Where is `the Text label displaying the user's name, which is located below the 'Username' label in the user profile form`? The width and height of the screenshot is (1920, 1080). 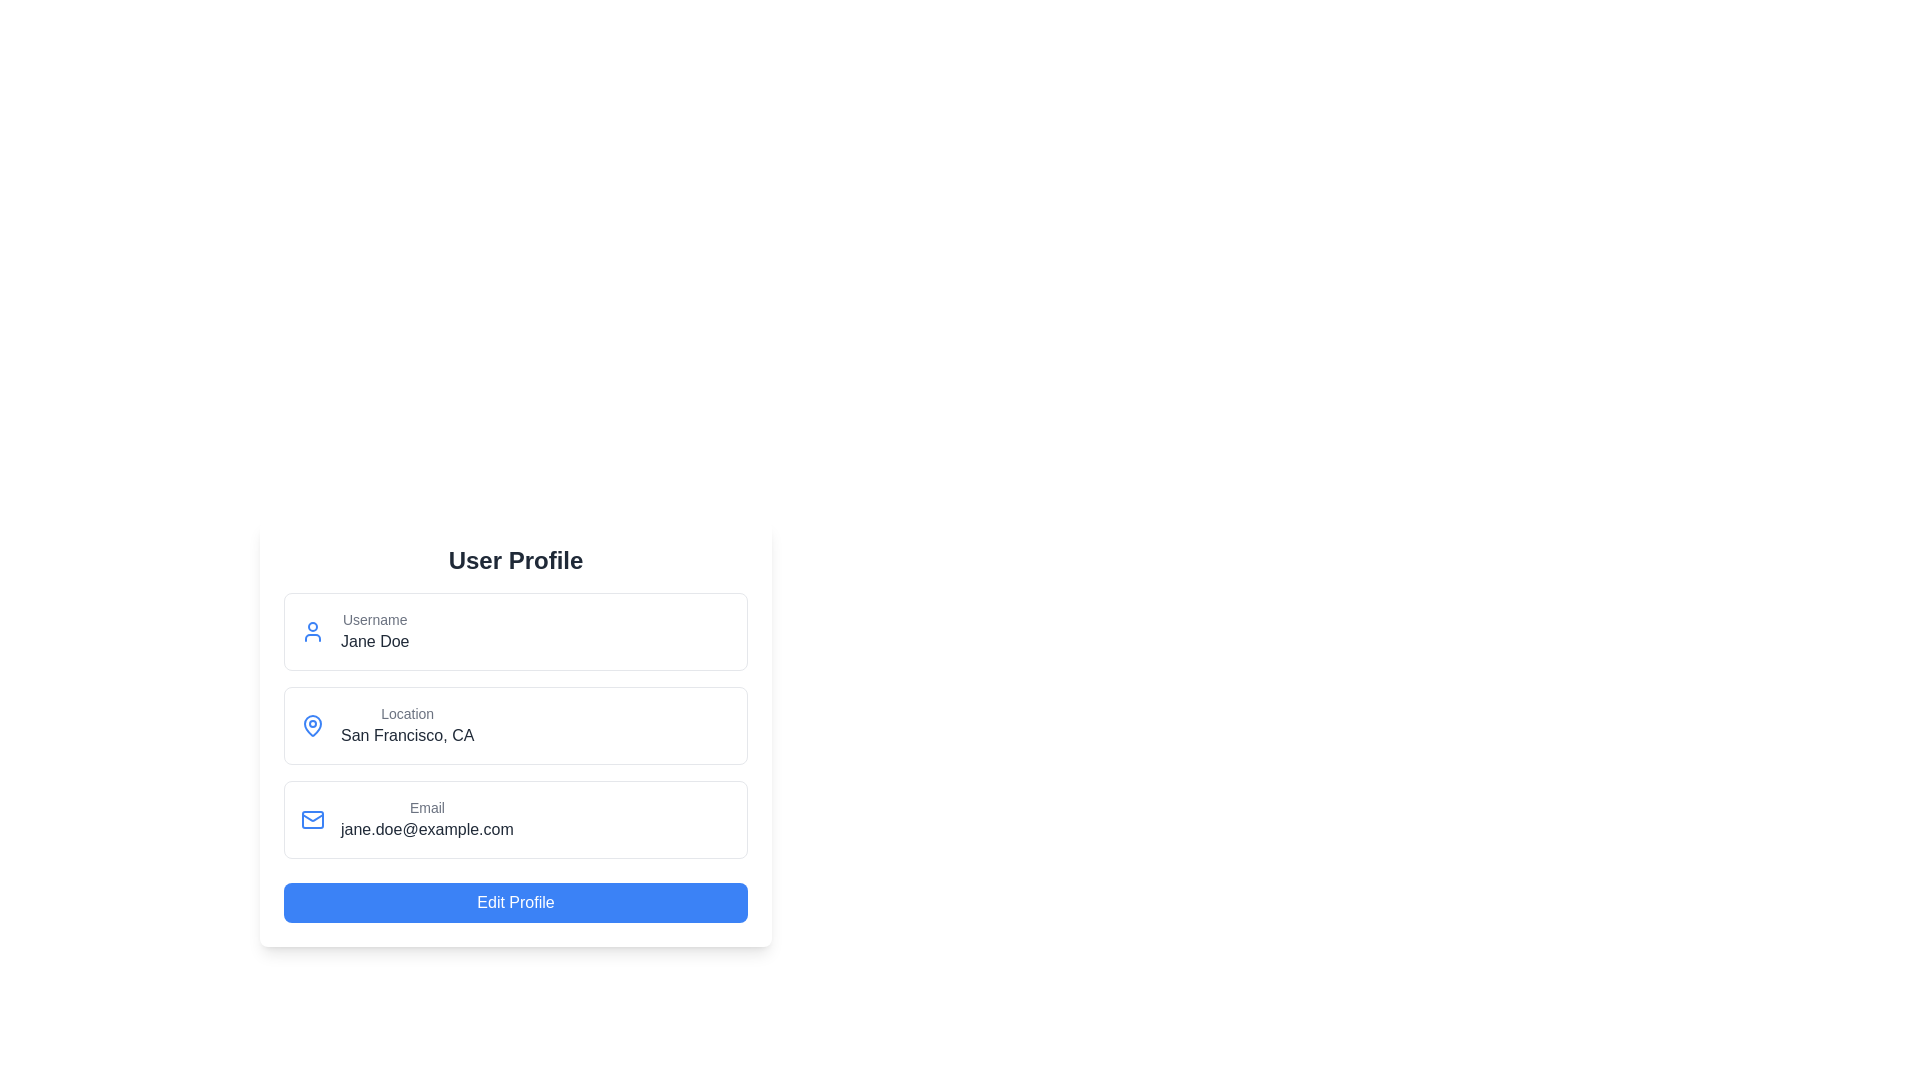 the Text label displaying the user's name, which is located below the 'Username' label in the user profile form is located at coordinates (375, 641).